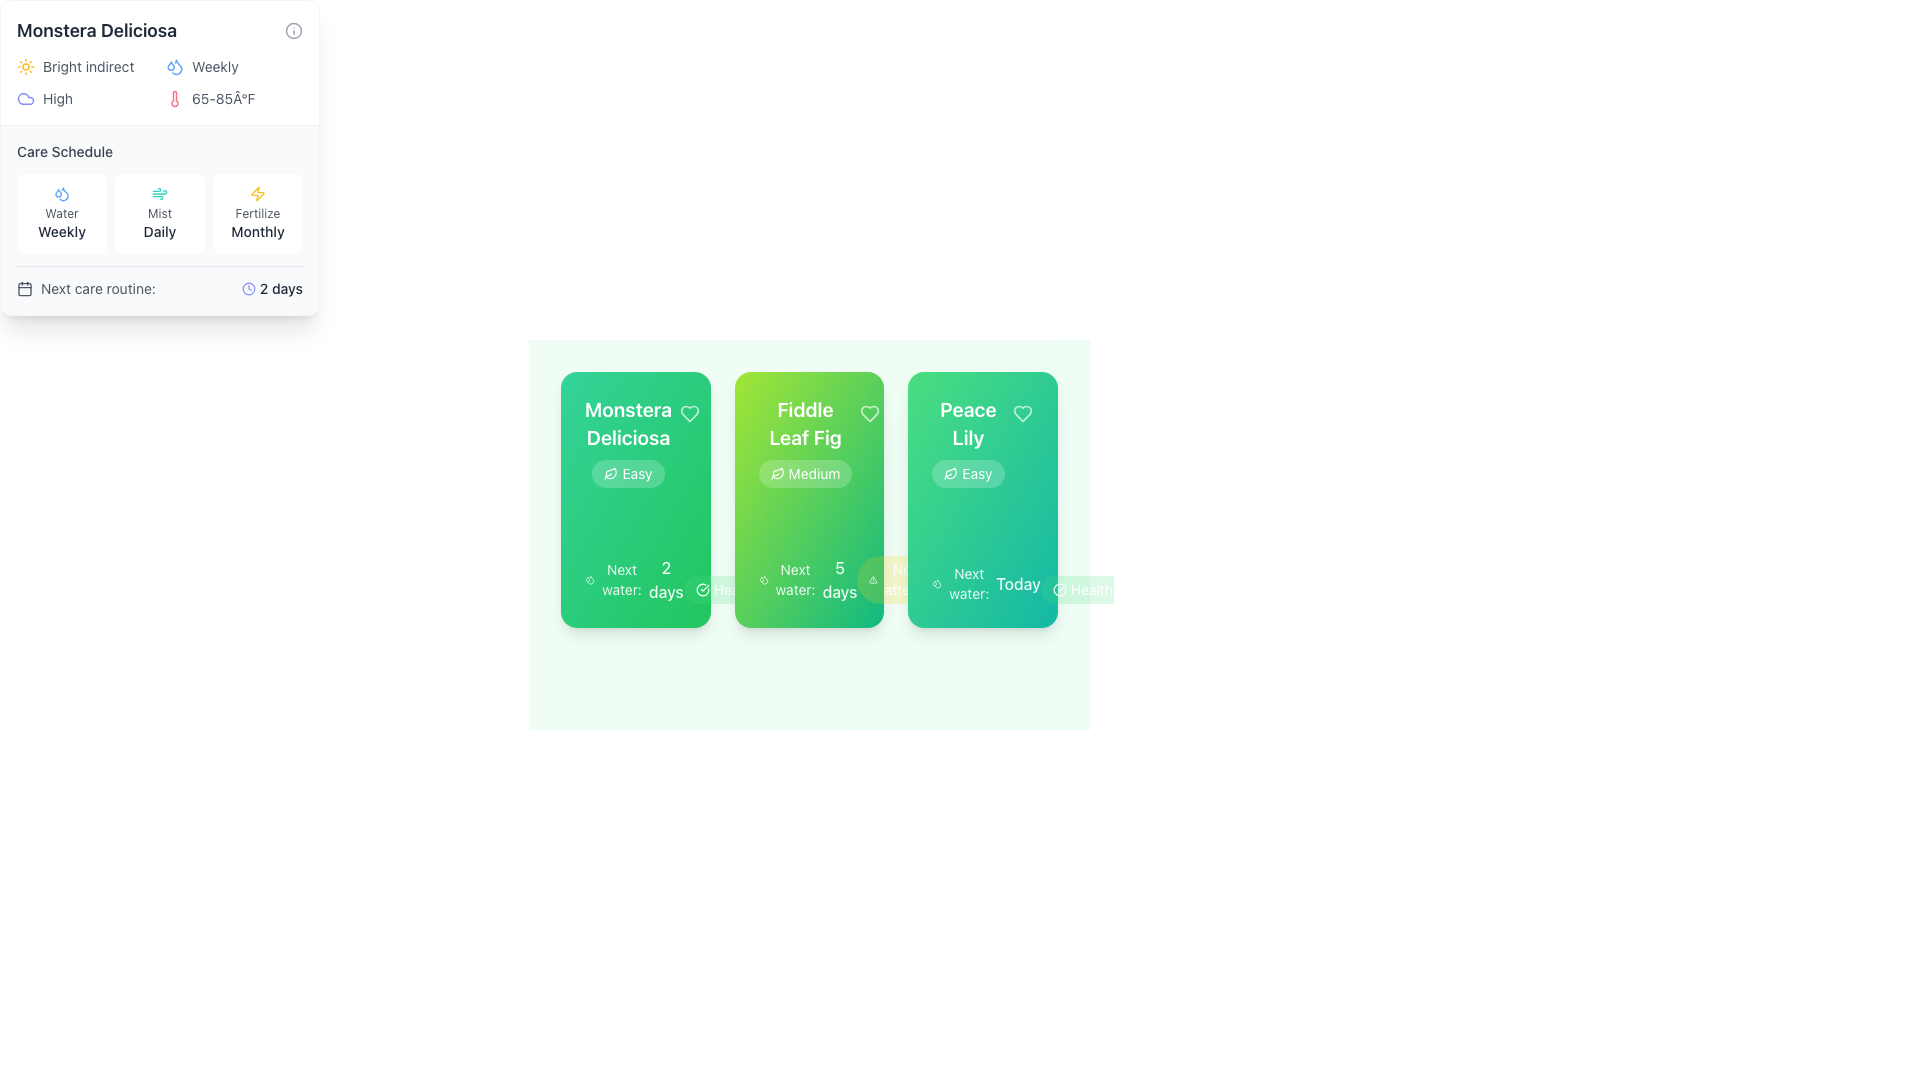 This screenshot has height=1080, width=1920. Describe the element at coordinates (1085, 589) in the screenshot. I see `the health status label with icon located at the bottom-right corner of the 'Peace Lily' card, which visually represents the item's well-being` at that location.